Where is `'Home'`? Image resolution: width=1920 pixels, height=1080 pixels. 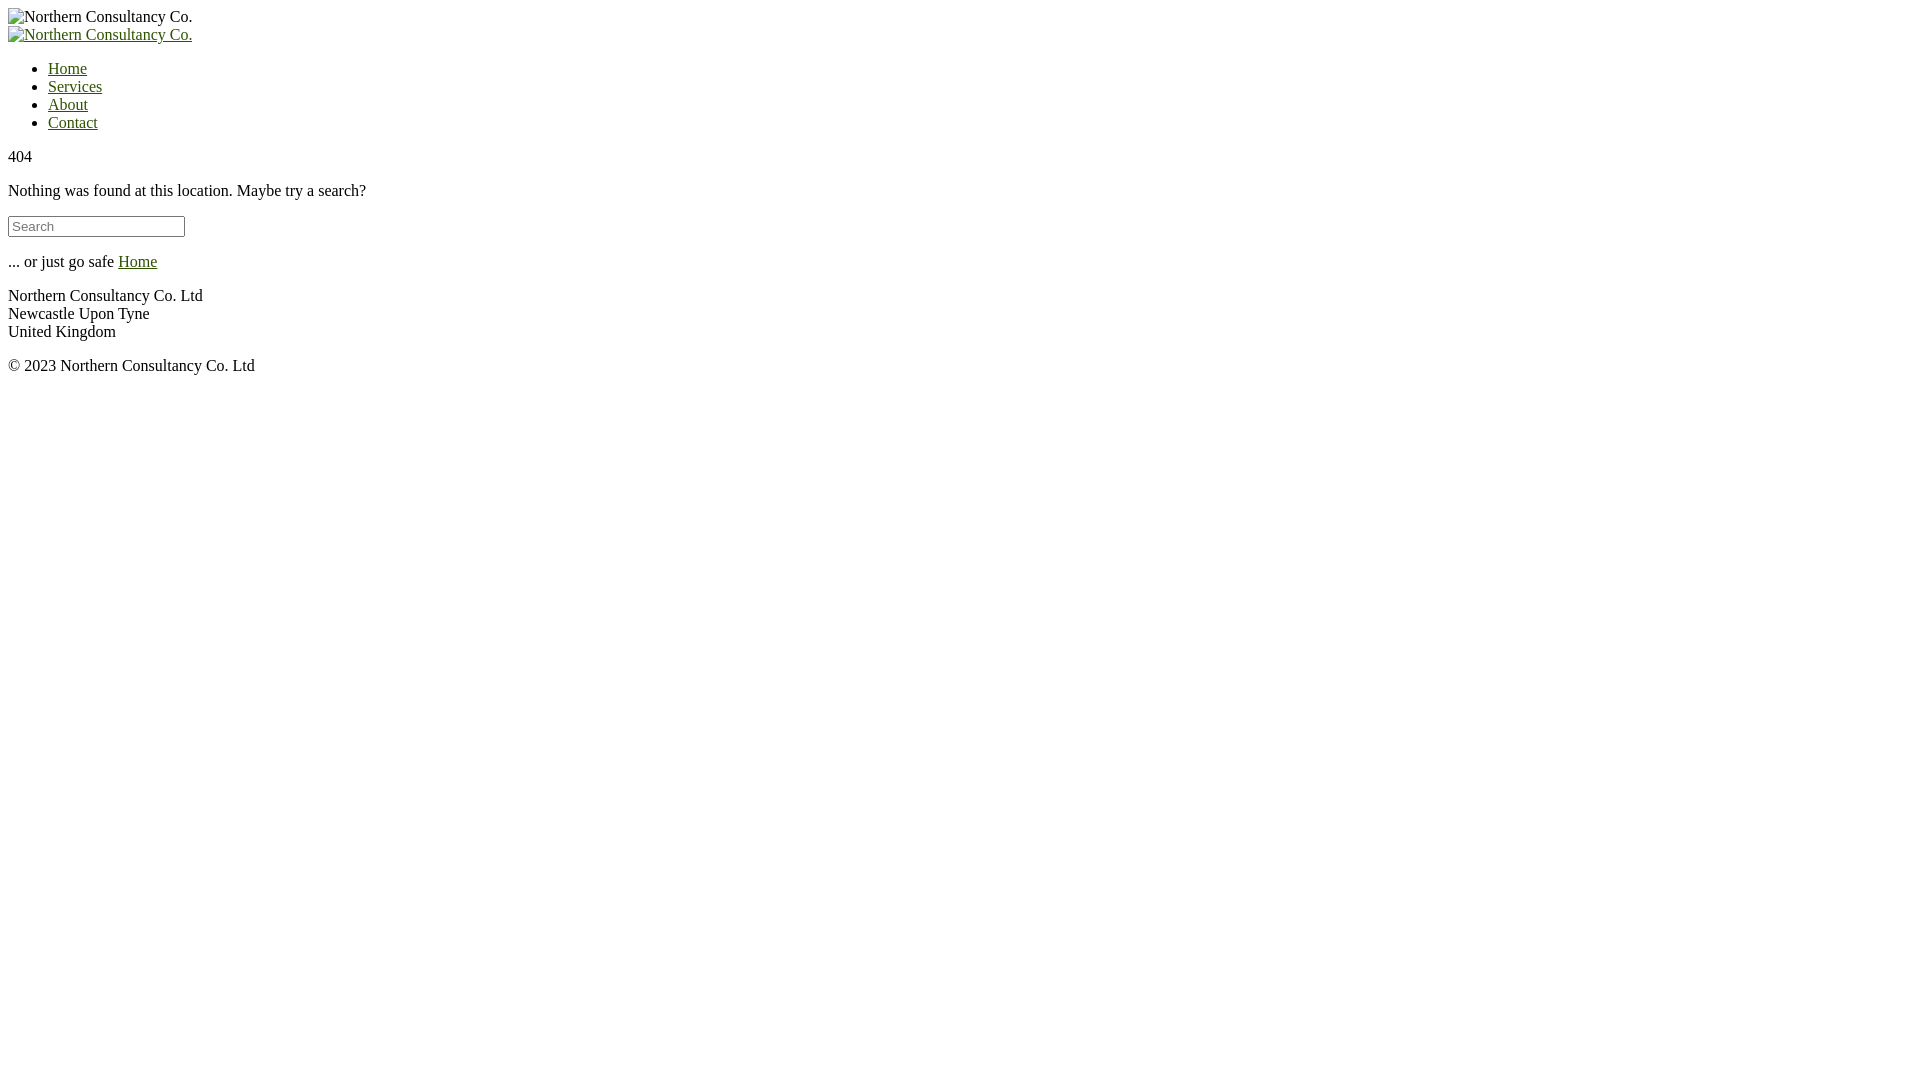 'Home' is located at coordinates (48, 67).